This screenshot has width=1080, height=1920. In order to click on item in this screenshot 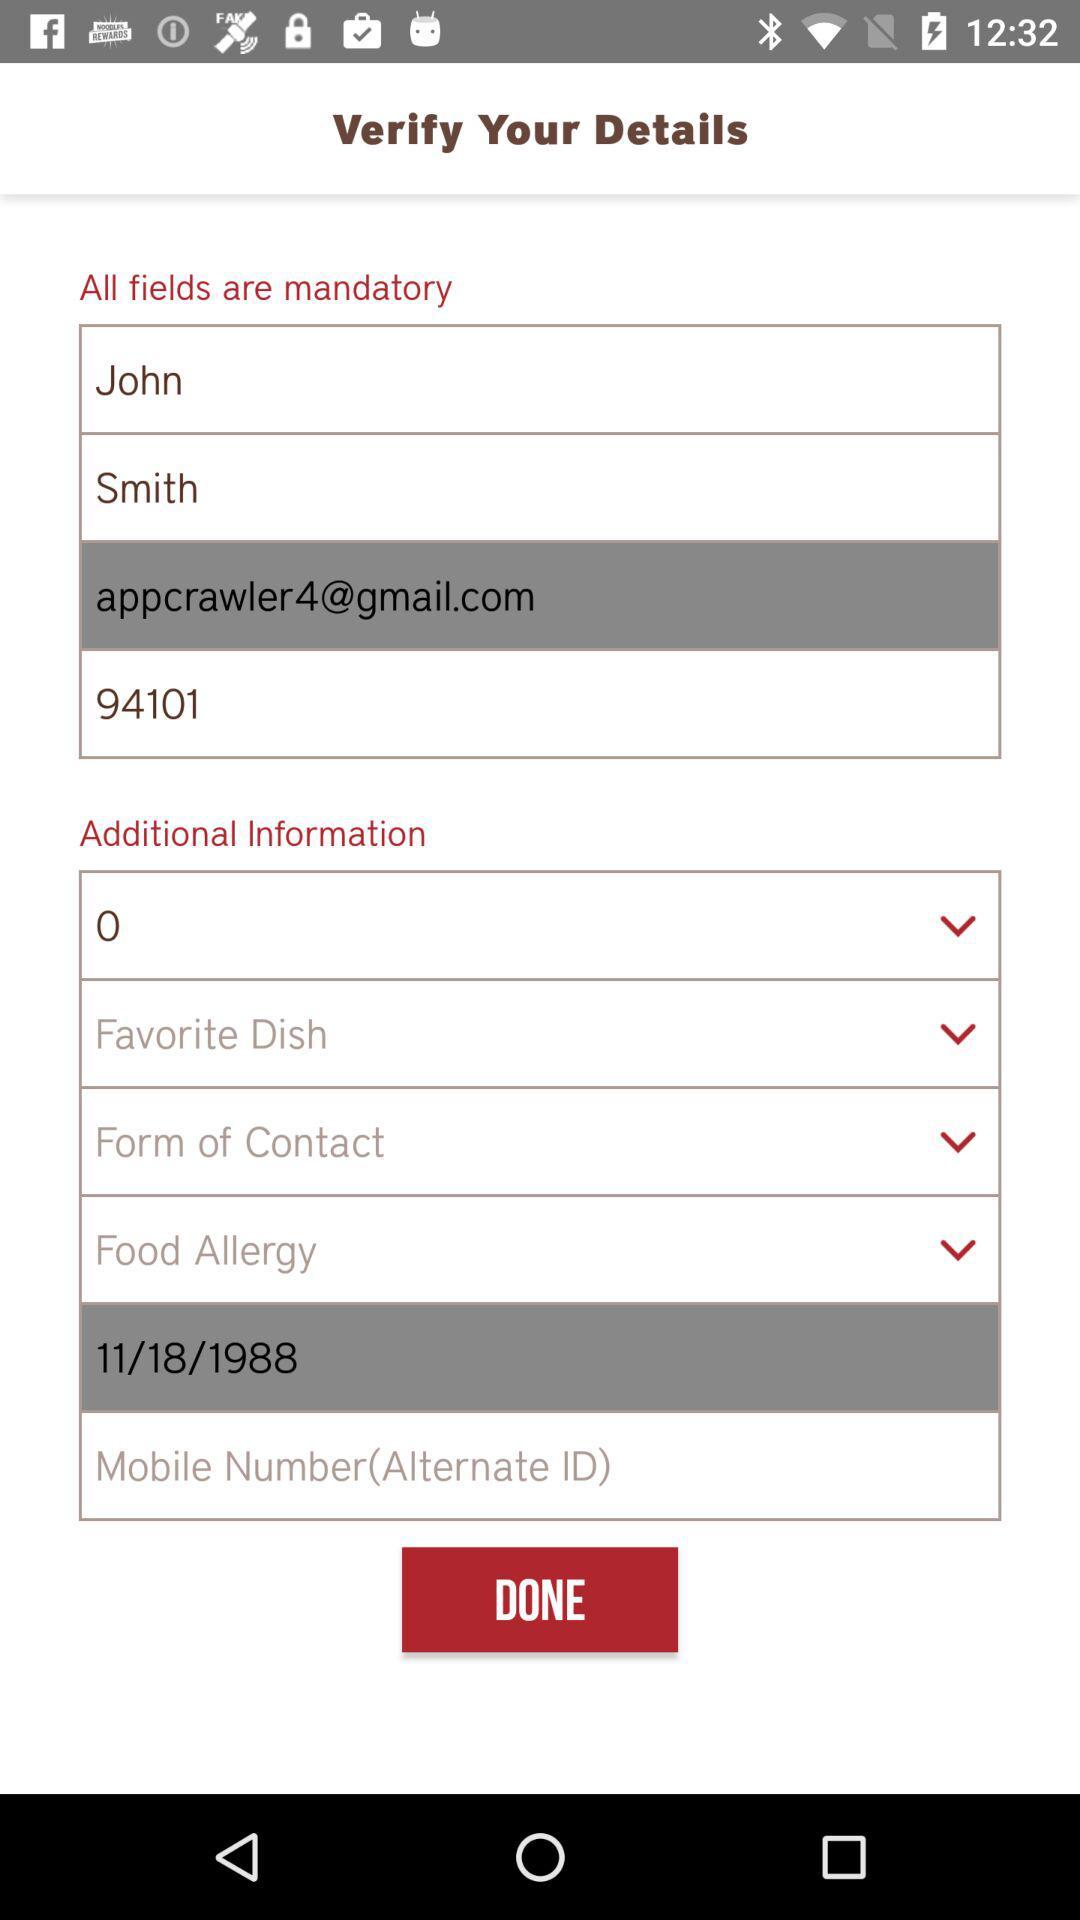, I will do `click(540, 1141)`.